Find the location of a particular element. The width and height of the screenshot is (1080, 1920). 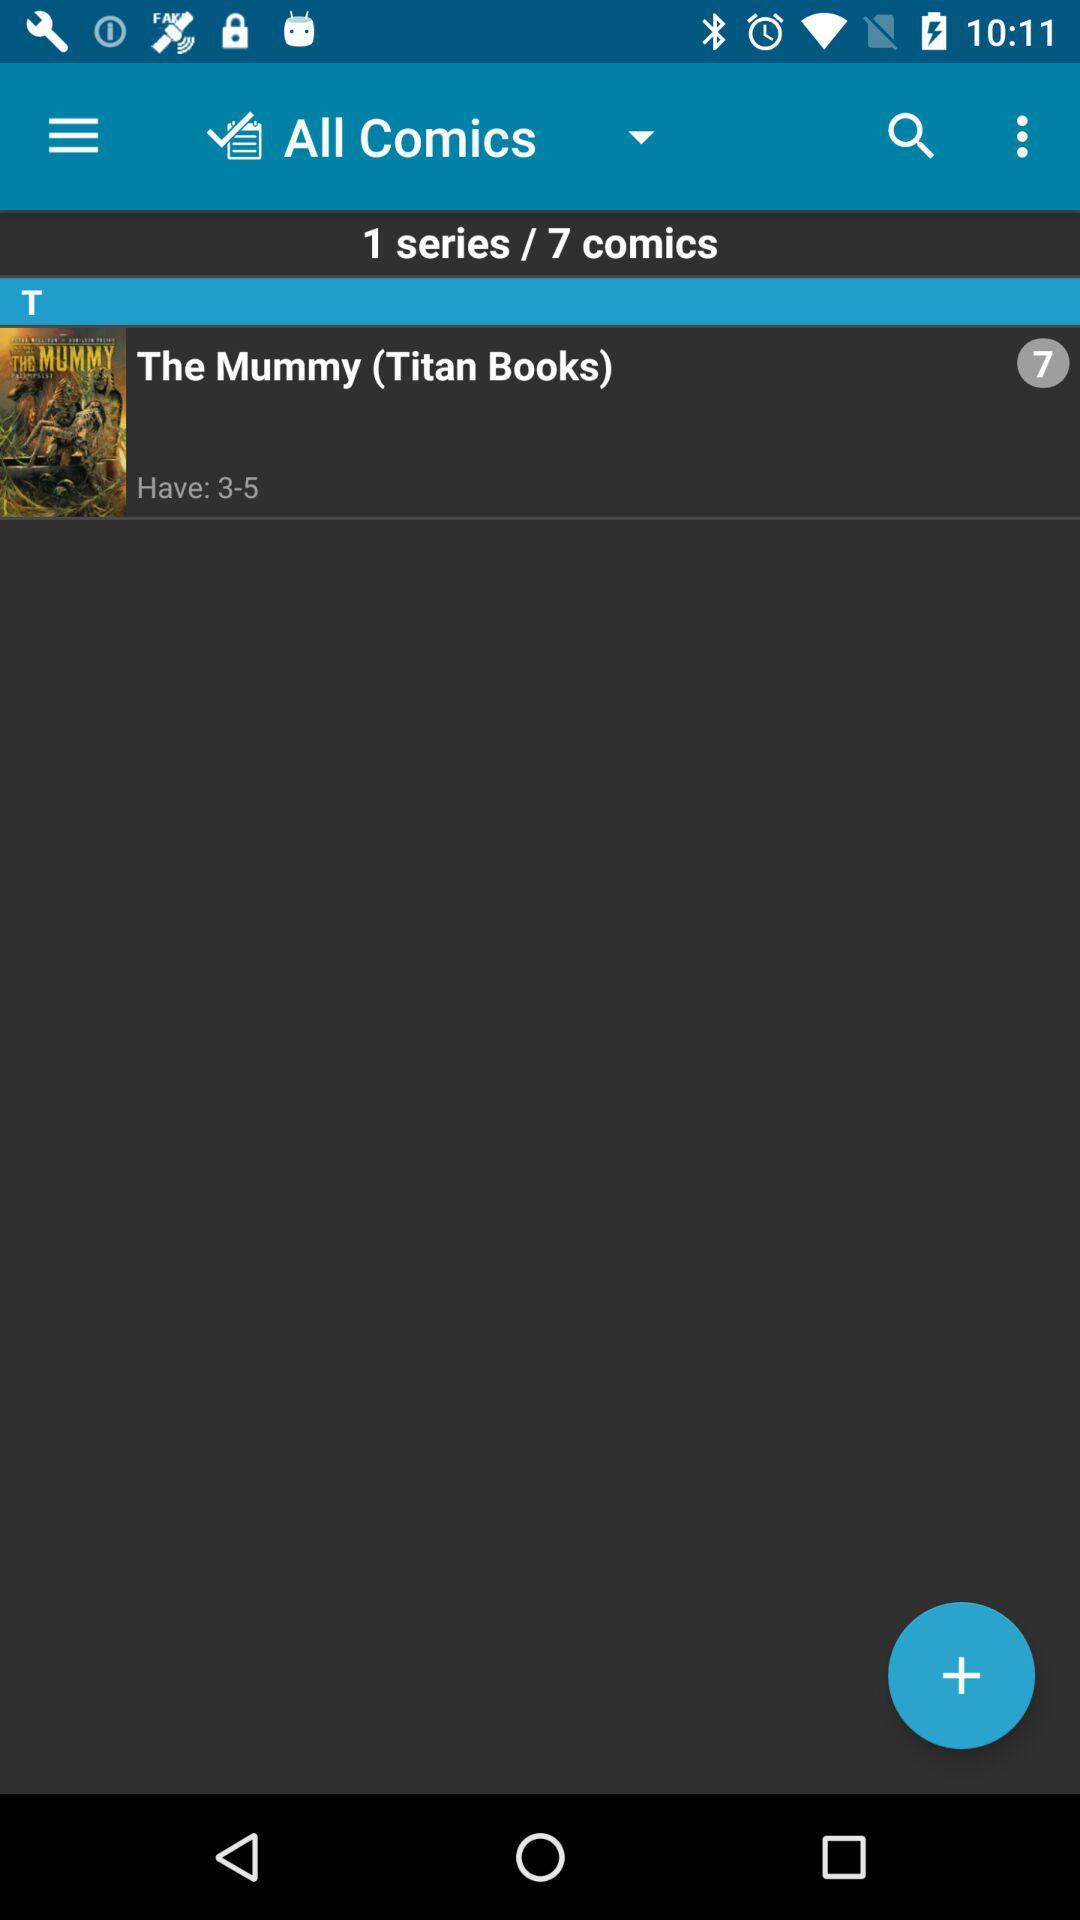

a new item is located at coordinates (960, 1675).